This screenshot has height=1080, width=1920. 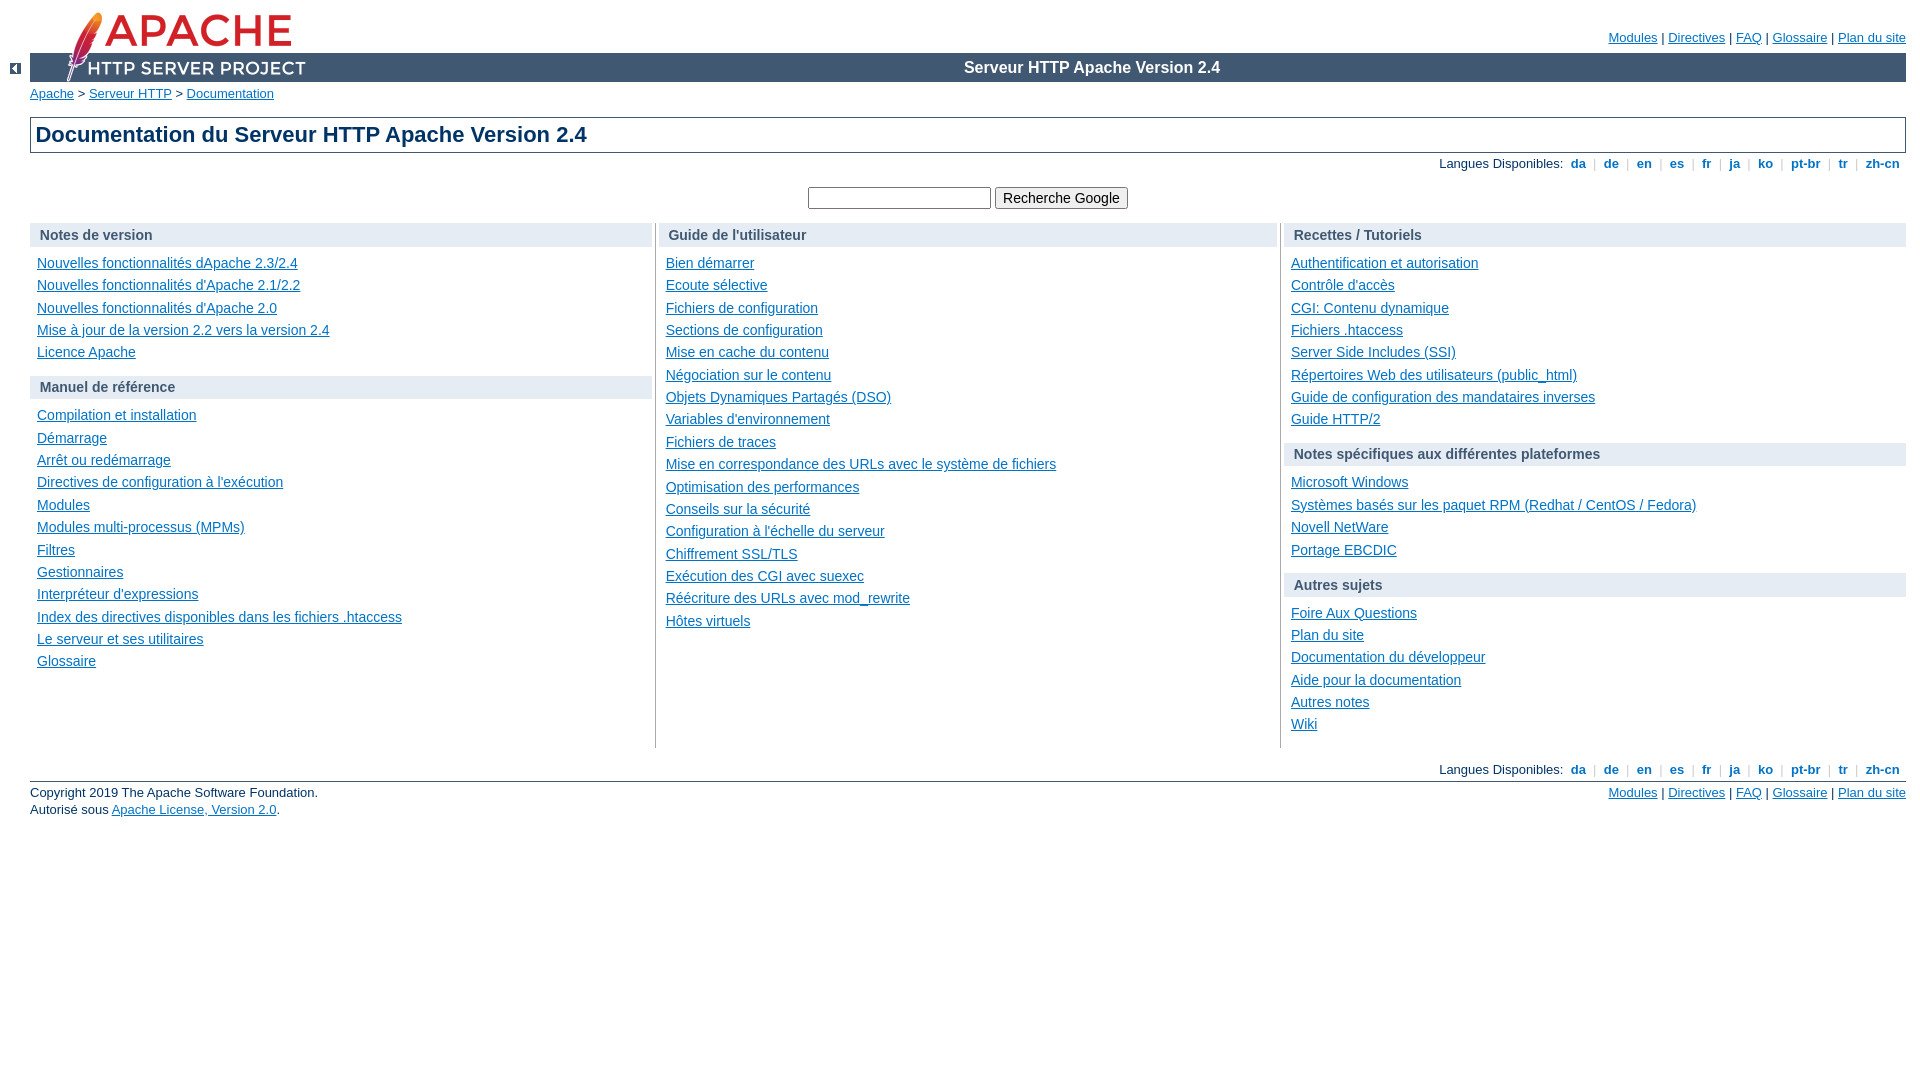 I want to click on 'Licence Apache', so click(x=85, y=350).